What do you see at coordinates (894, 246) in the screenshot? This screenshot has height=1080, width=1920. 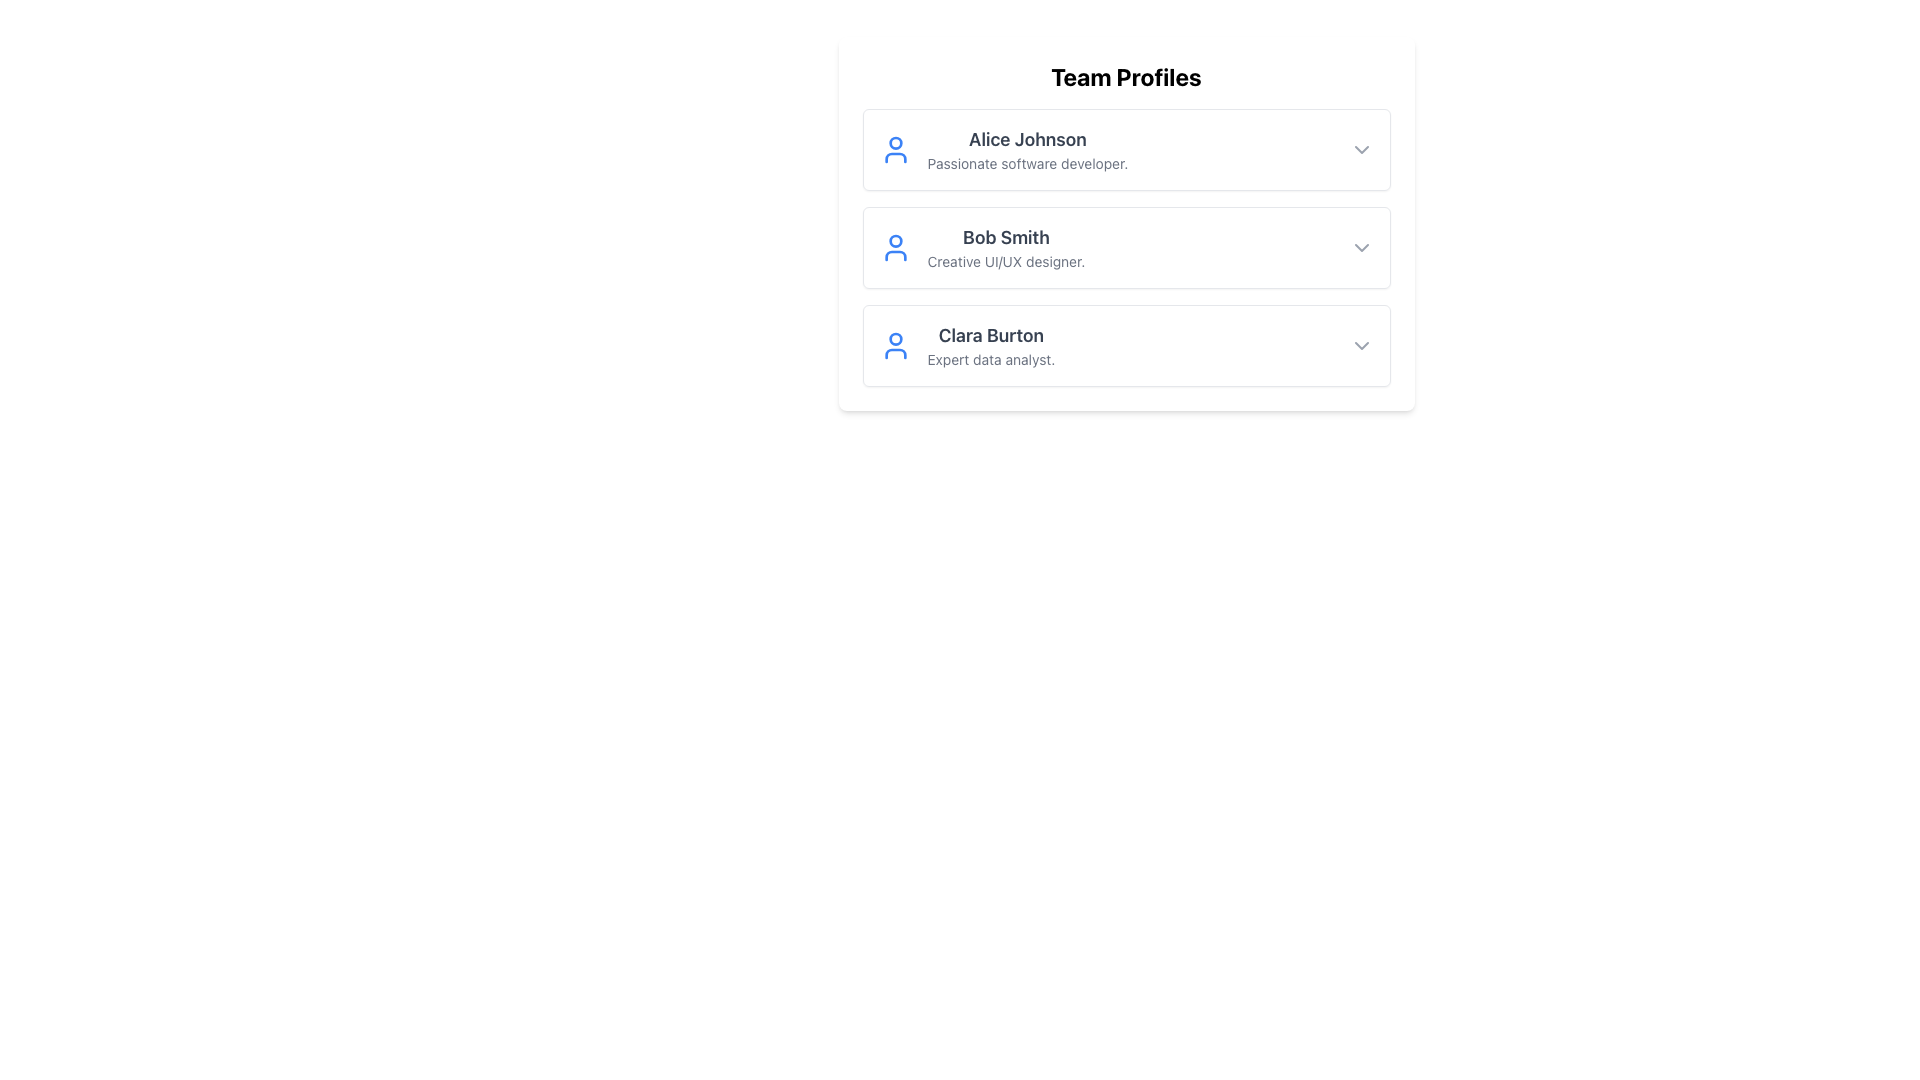 I see `the blue profile icon depicting a stylized human figure, located to the left of the 'Bob Smith' label in the 'Team Profiles' section` at bounding box center [894, 246].